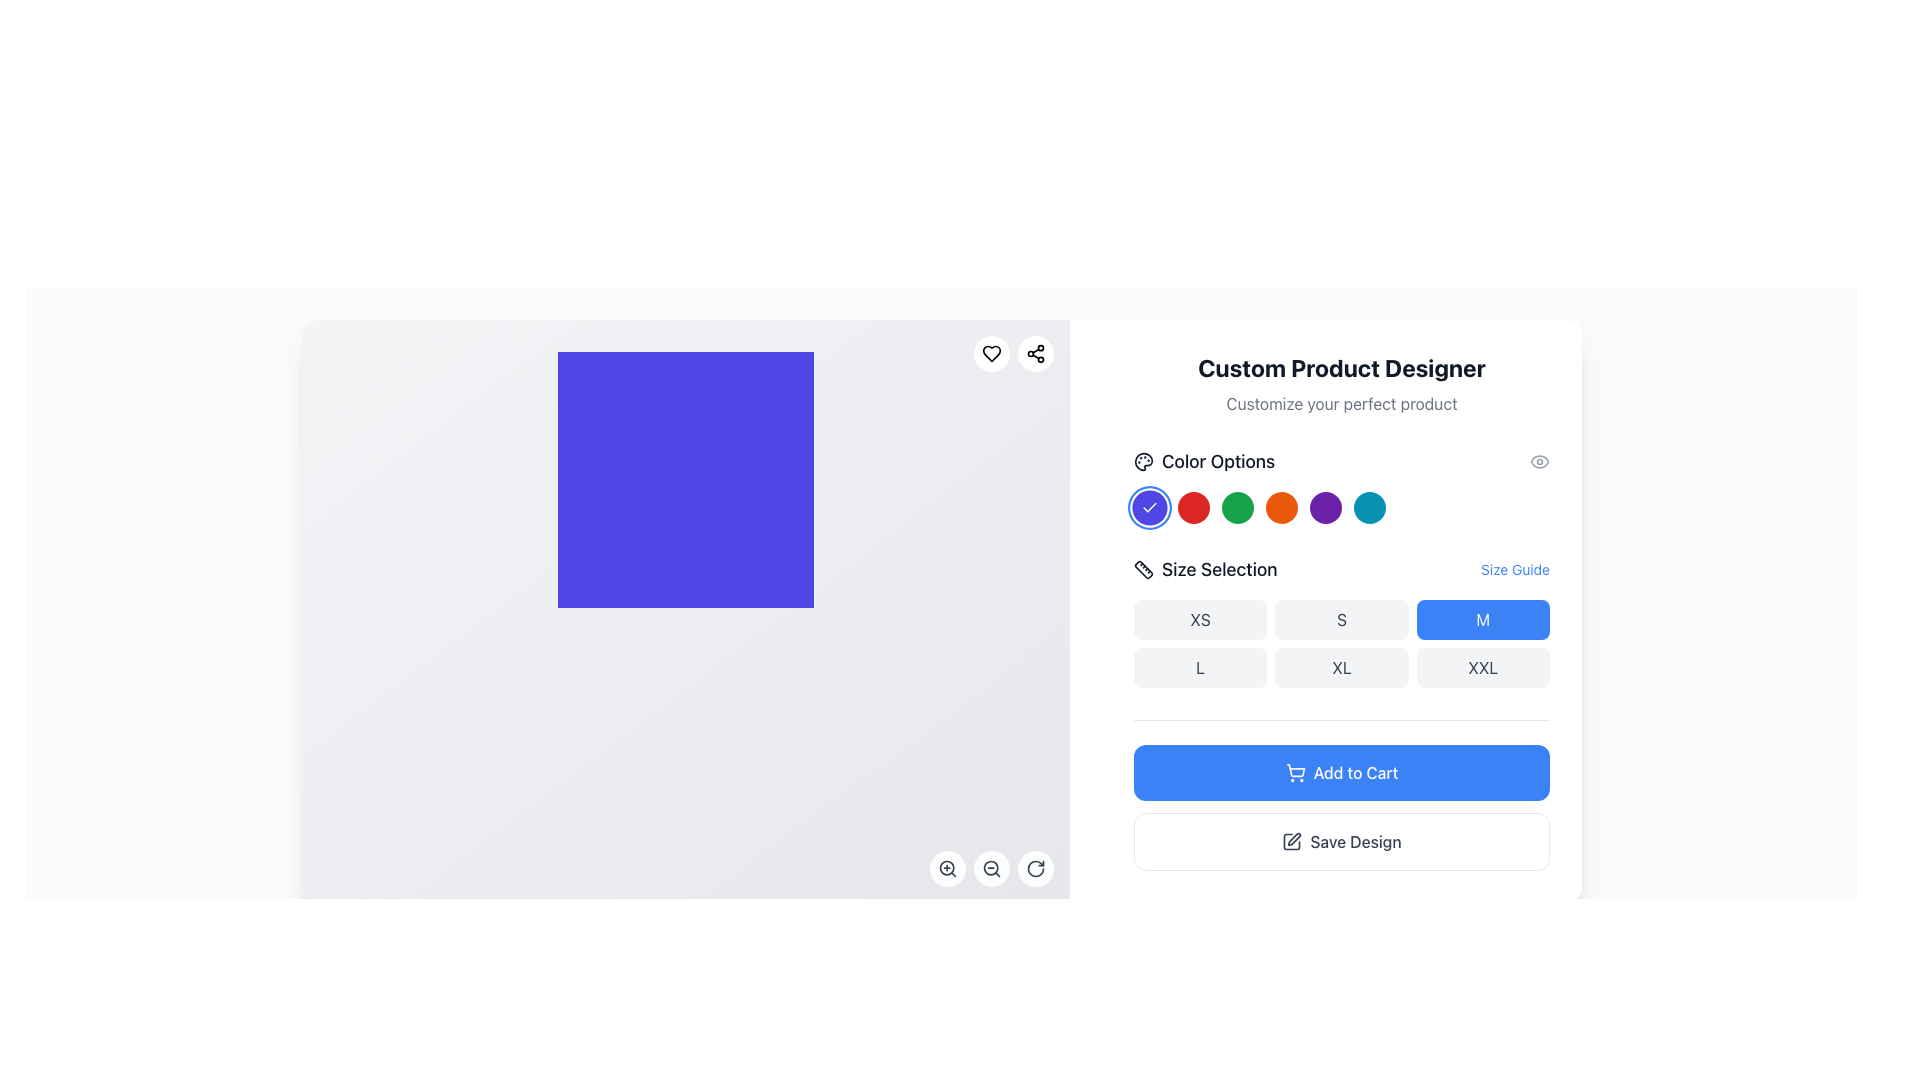 The image size is (1920, 1080). Describe the element at coordinates (1194, 507) in the screenshot. I see `the third circular button in the color selection menu to observe the scaling hover effect for the red color option` at that location.